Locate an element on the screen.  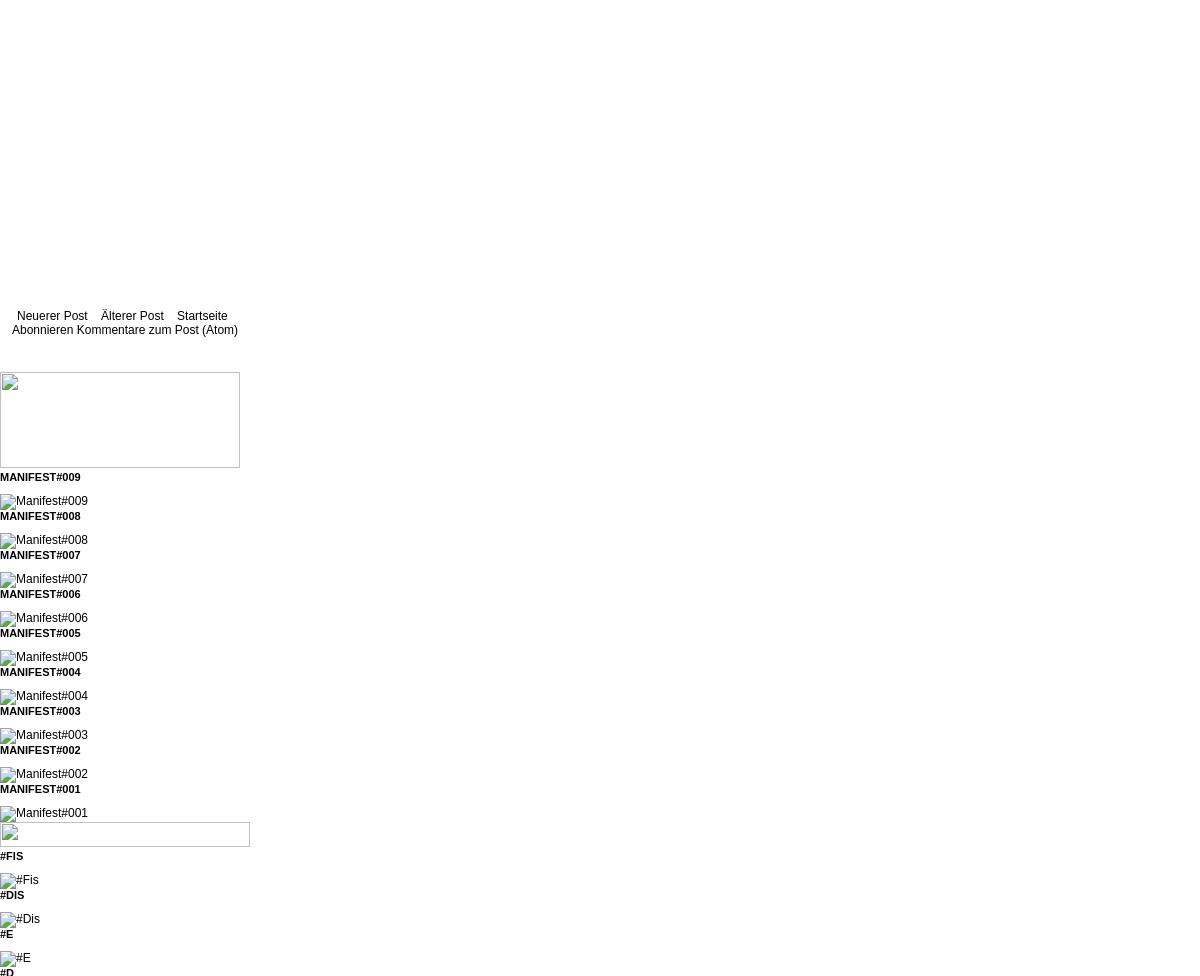
'Älterer Post' is located at coordinates (132, 316).